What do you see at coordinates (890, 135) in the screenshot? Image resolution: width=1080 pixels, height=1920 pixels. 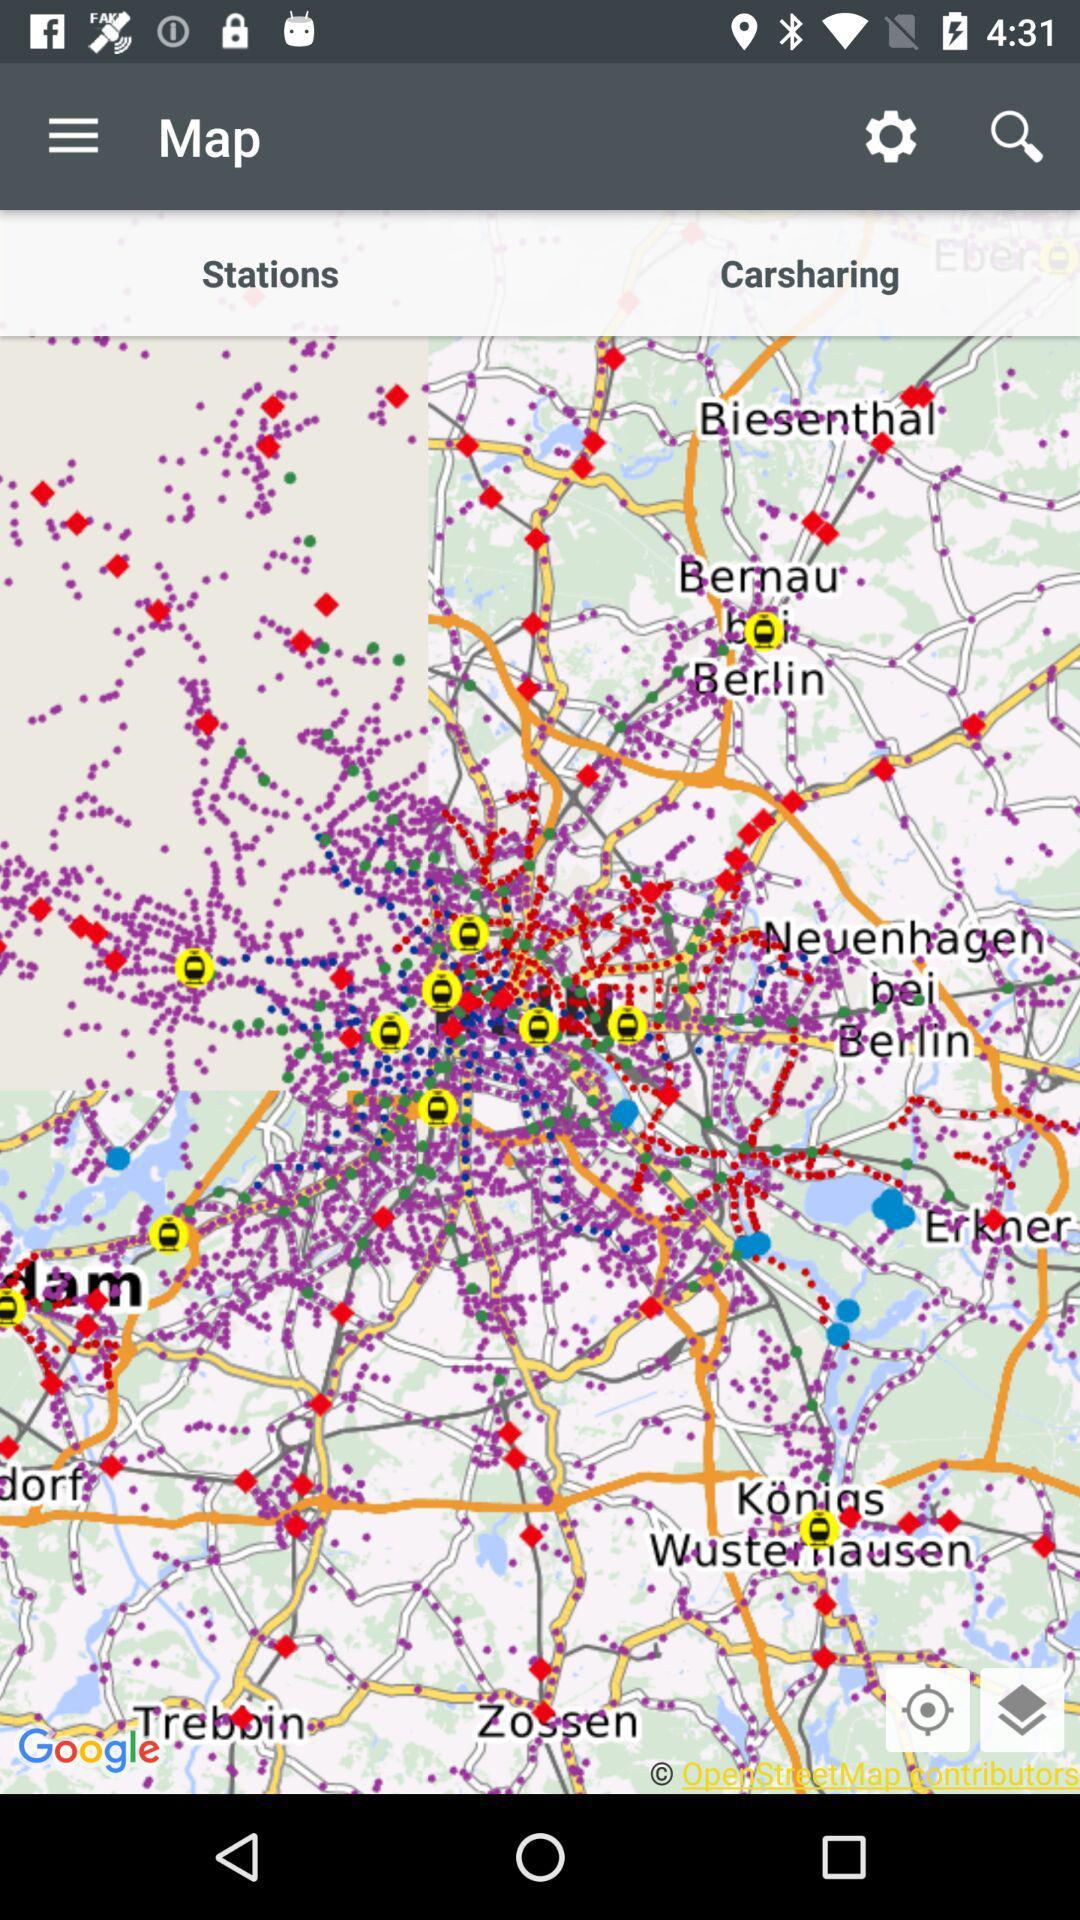 I see `icon to the right of the map icon` at bounding box center [890, 135].